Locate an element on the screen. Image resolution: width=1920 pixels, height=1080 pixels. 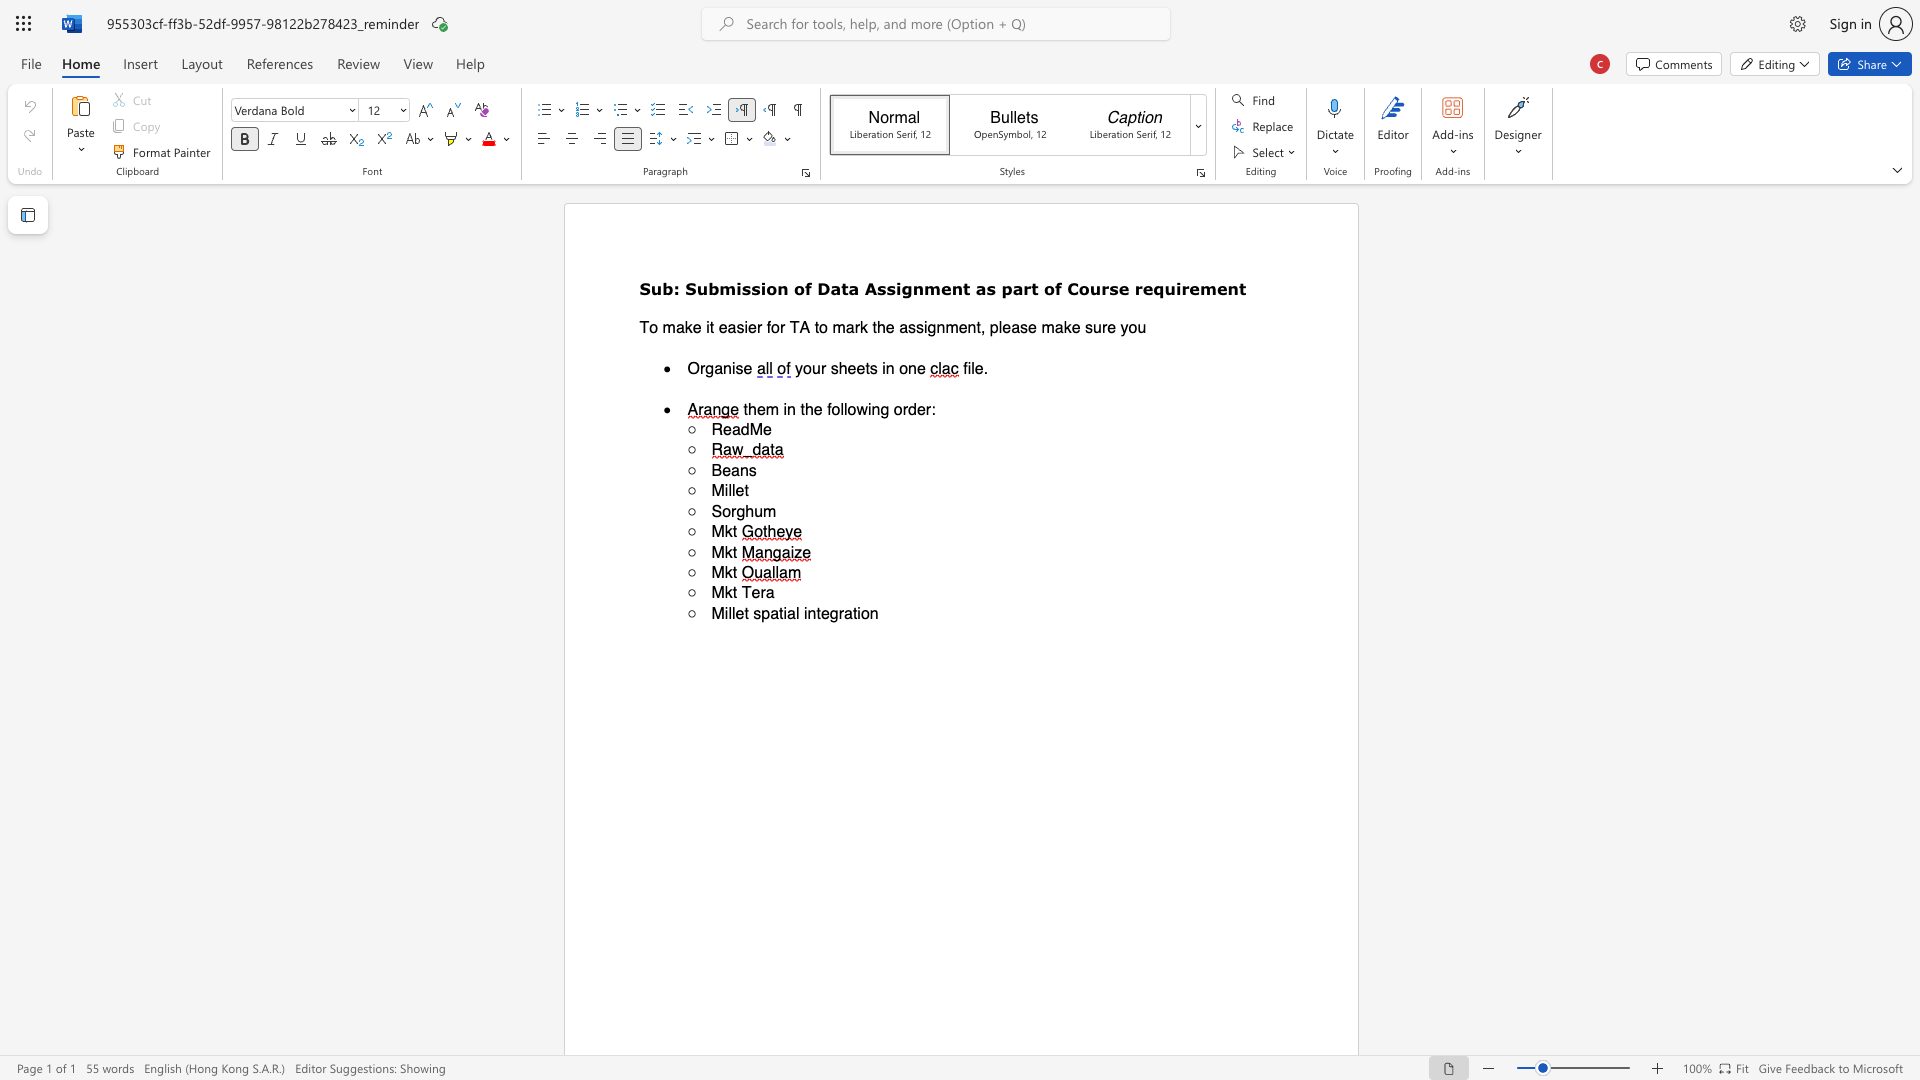
the 1th character "t" in the text is located at coordinates (745, 612).